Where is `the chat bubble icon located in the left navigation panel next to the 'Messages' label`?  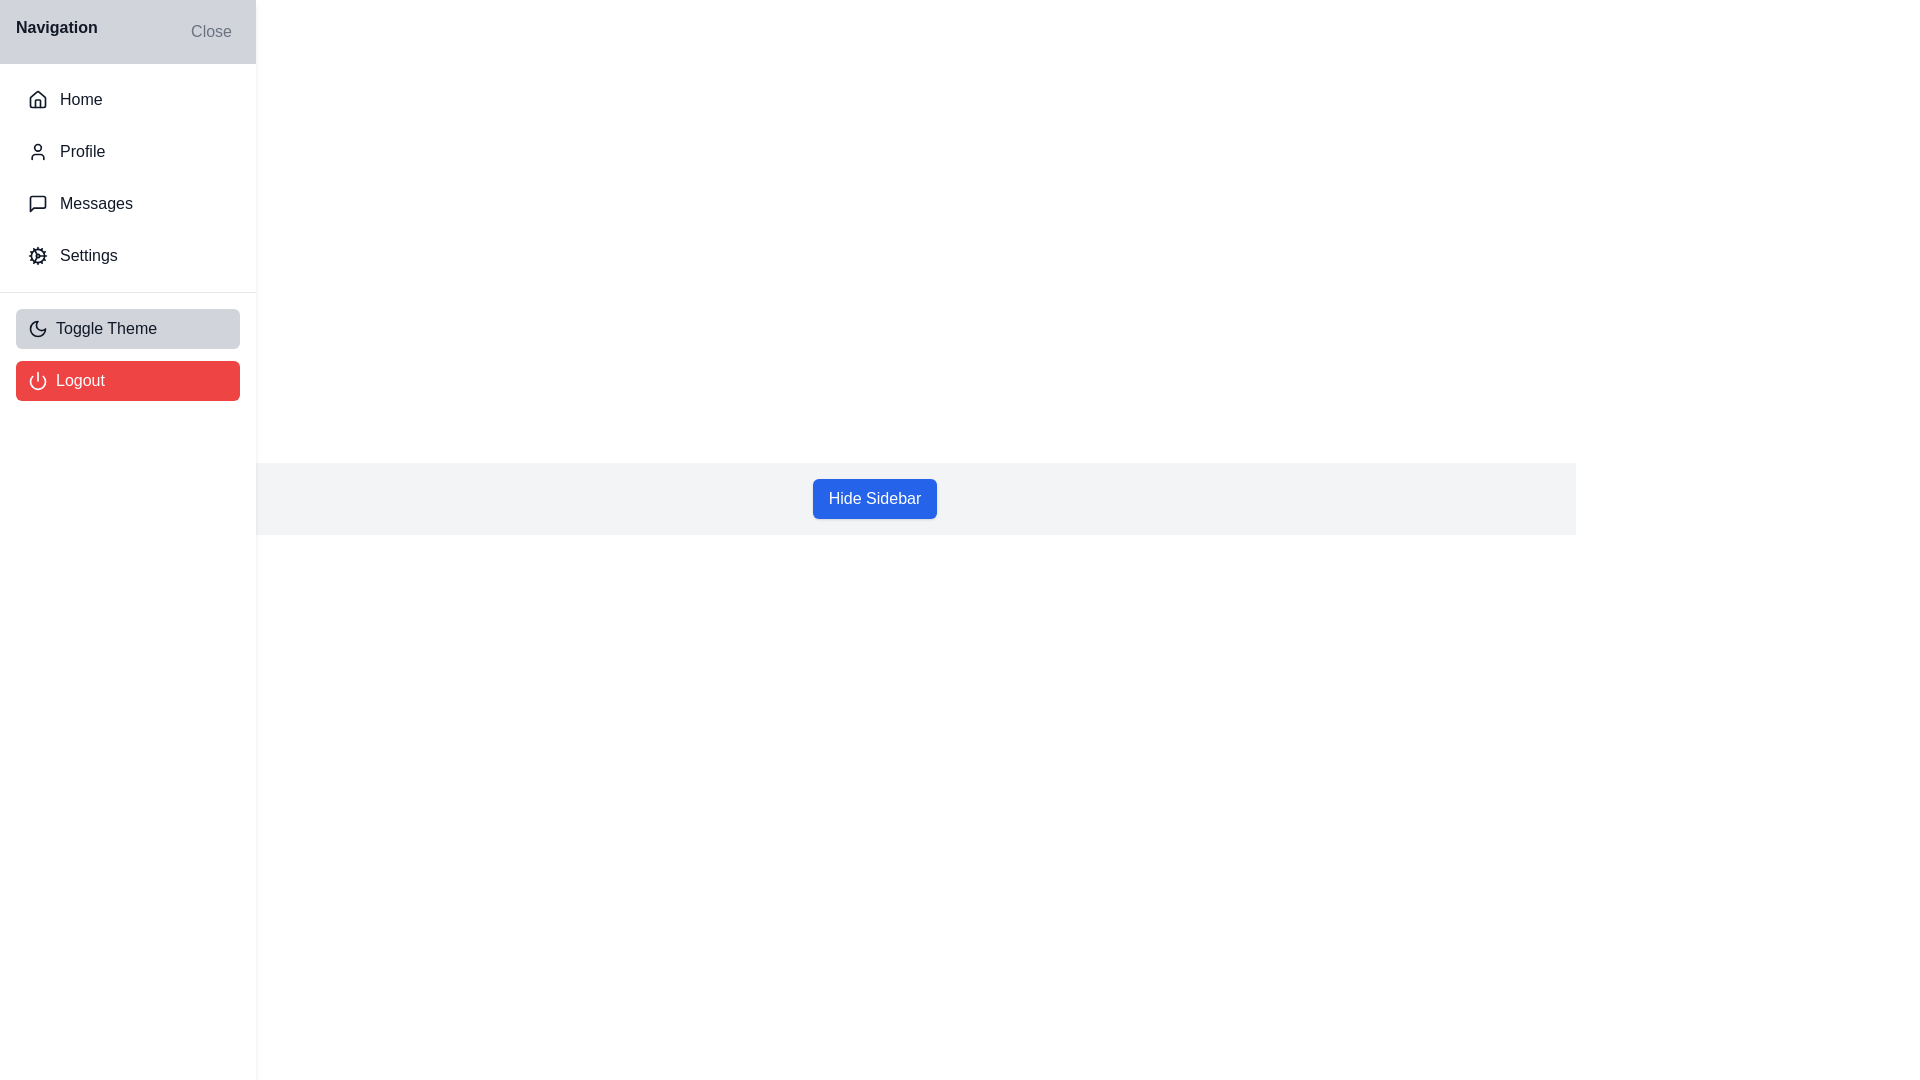
the chat bubble icon located in the left navigation panel next to the 'Messages' label is located at coordinates (38, 204).